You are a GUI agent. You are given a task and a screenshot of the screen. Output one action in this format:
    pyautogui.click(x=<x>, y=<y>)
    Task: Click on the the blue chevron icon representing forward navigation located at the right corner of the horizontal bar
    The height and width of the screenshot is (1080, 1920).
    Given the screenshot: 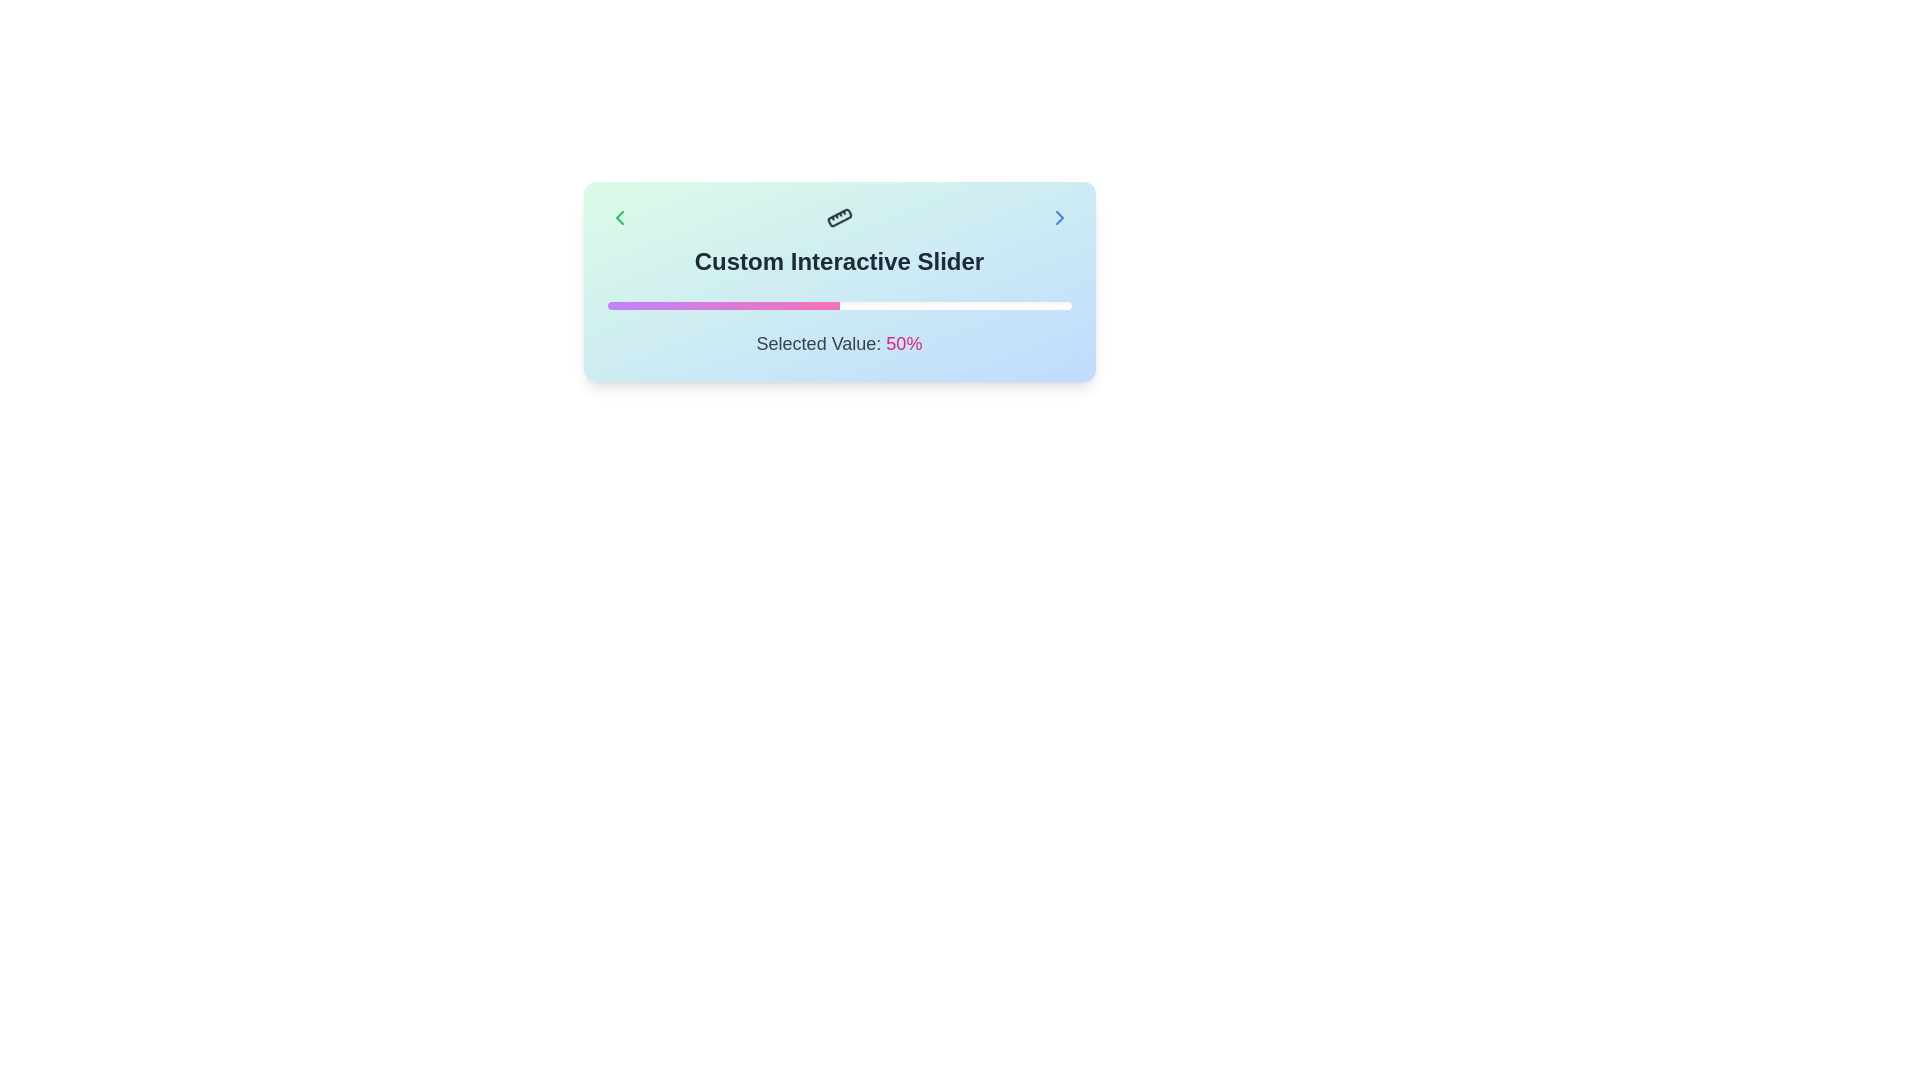 What is the action you would take?
    pyautogui.click(x=1058, y=218)
    